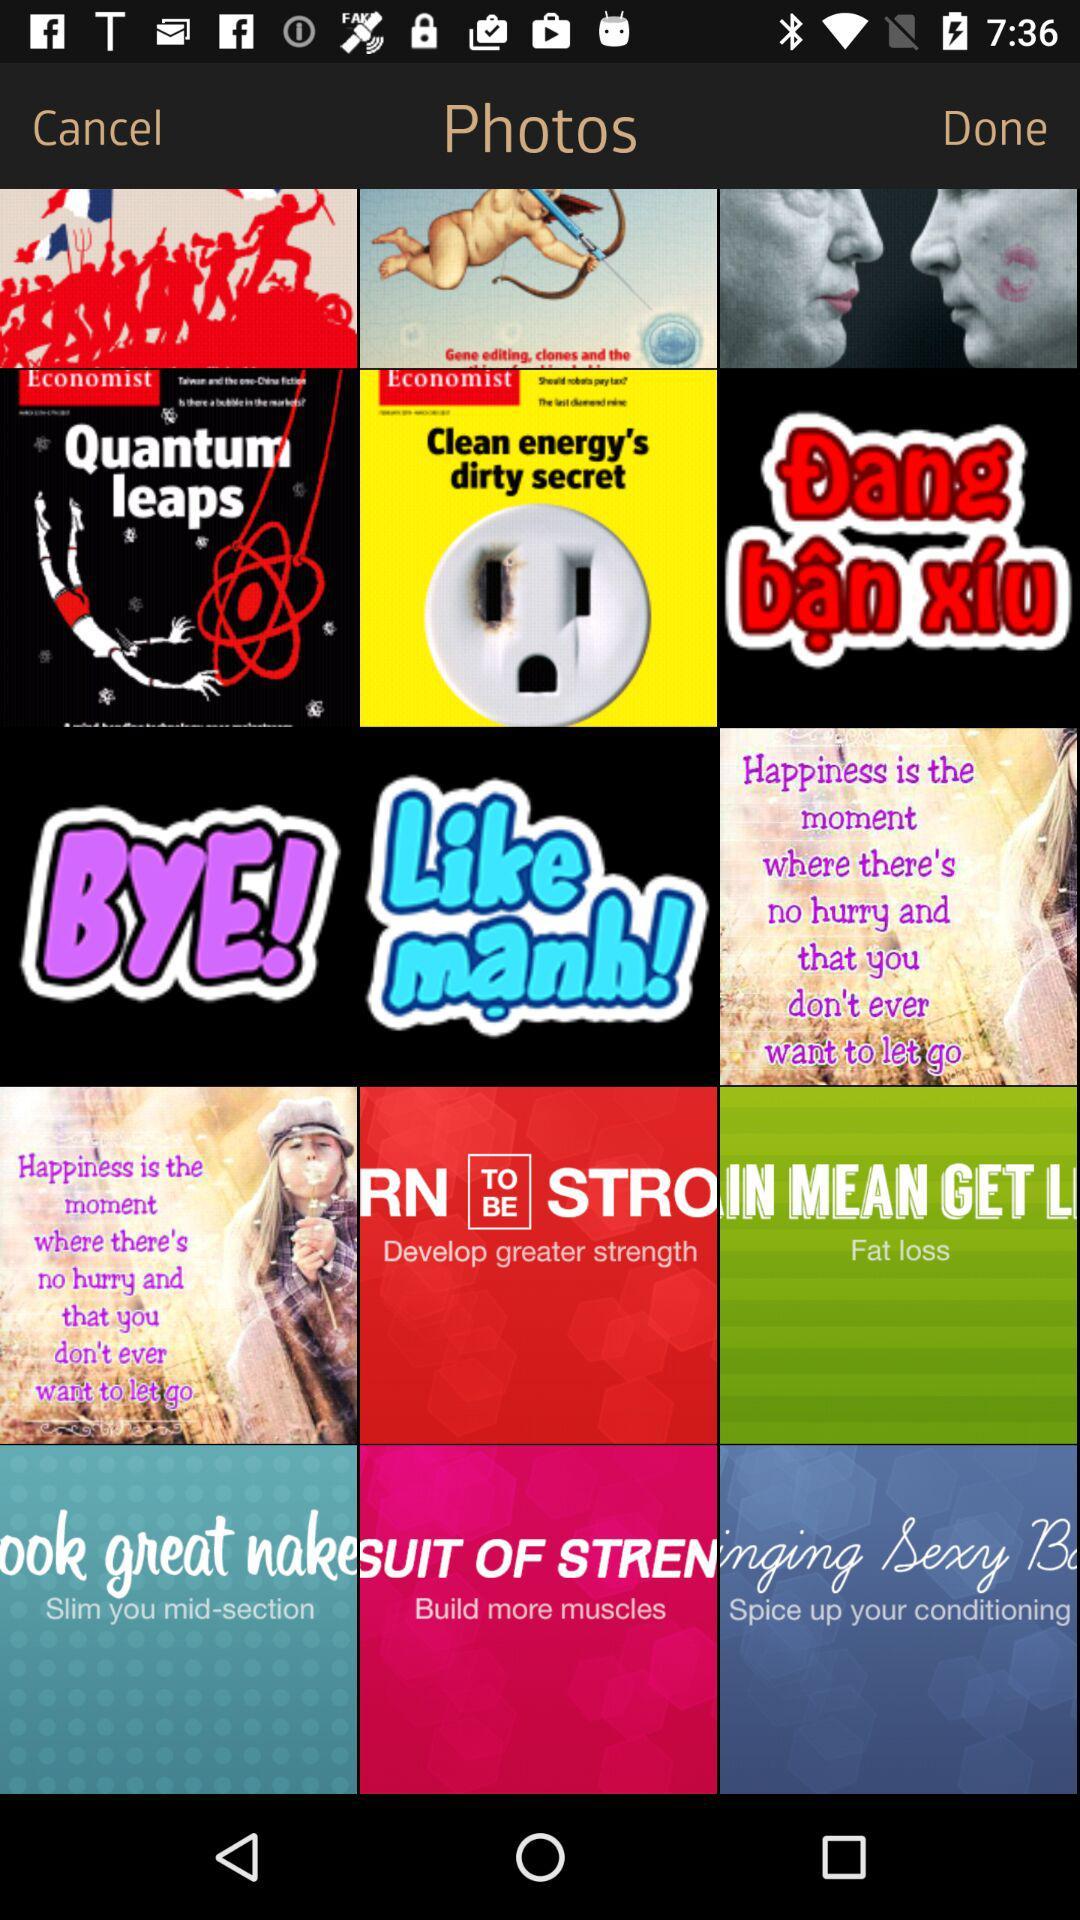 Image resolution: width=1080 pixels, height=1920 pixels. What do you see at coordinates (177, 1264) in the screenshot?
I see `photo` at bounding box center [177, 1264].